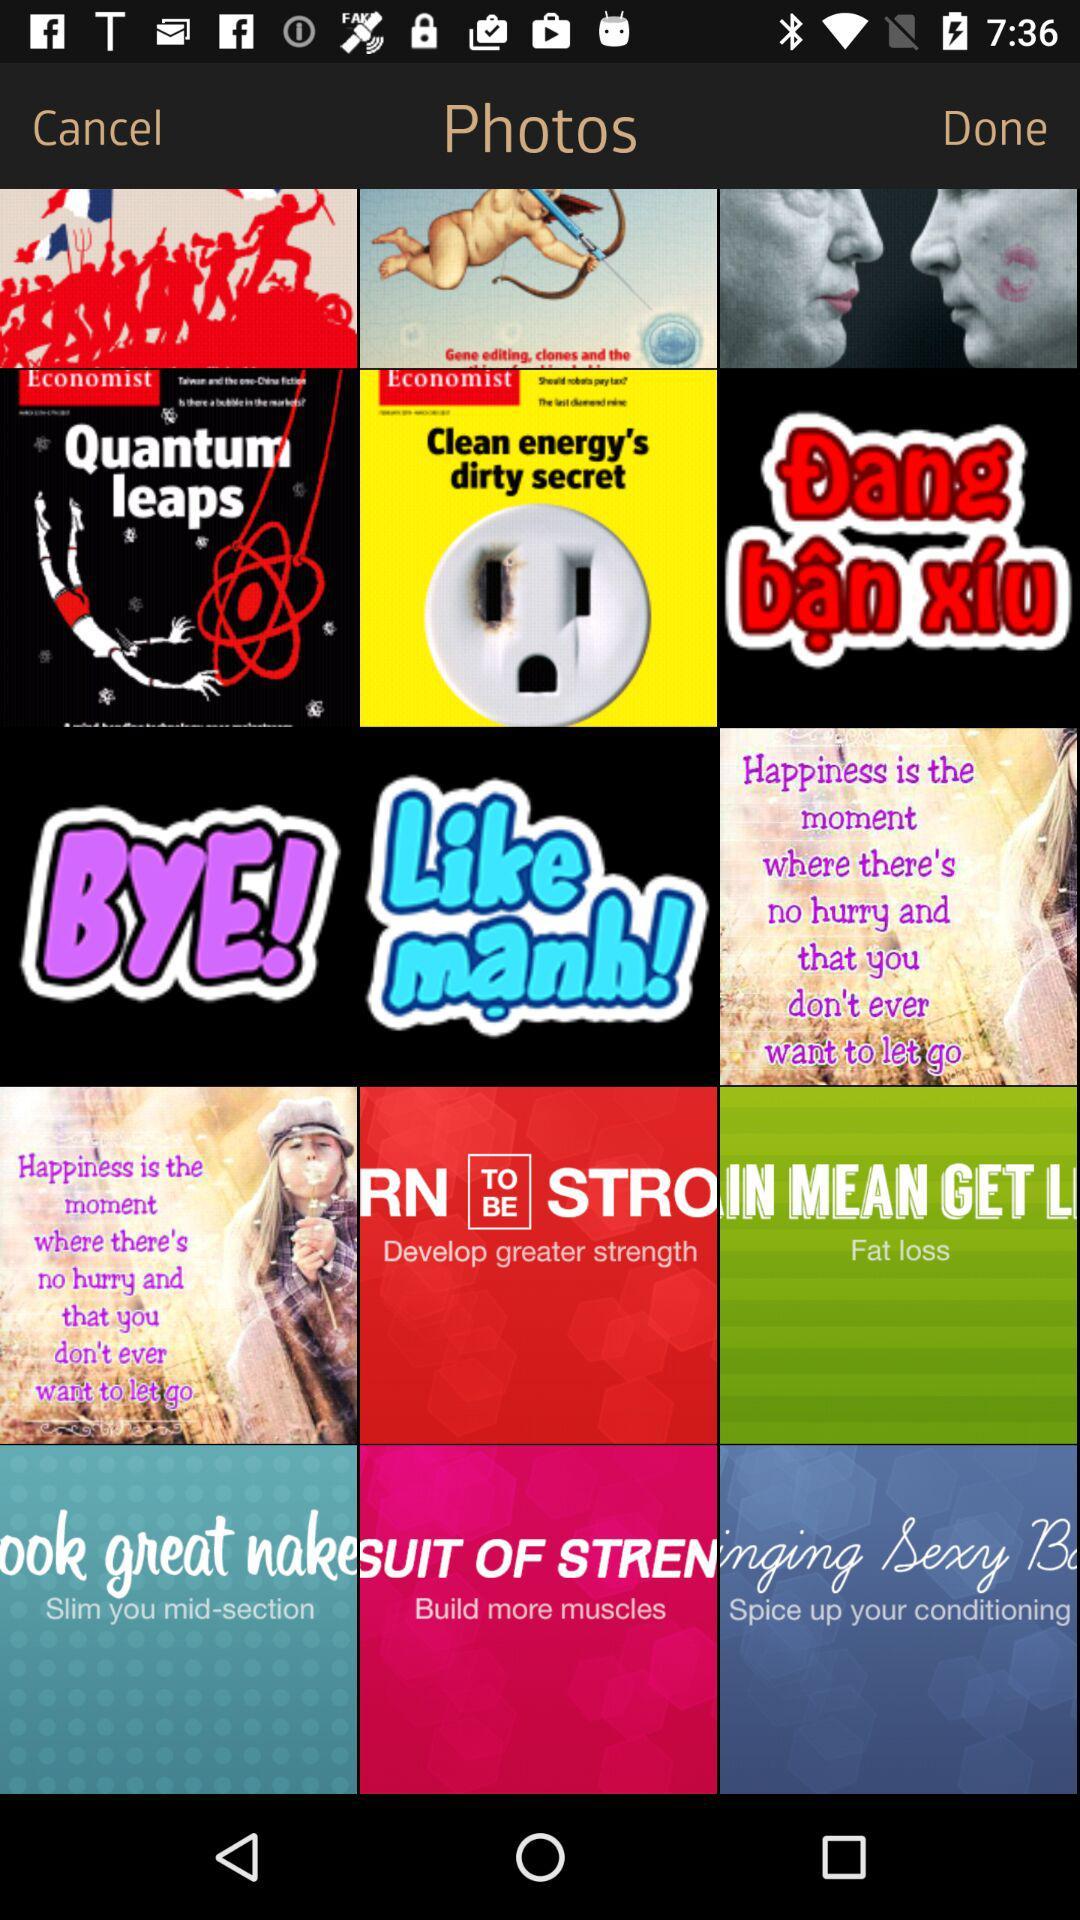 Image resolution: width=1080 pixels, height=1920 pixels. What do you see at coordinates (177, 1264) in the screenshot?
I see `photo` at bounding box center [177, 1264].